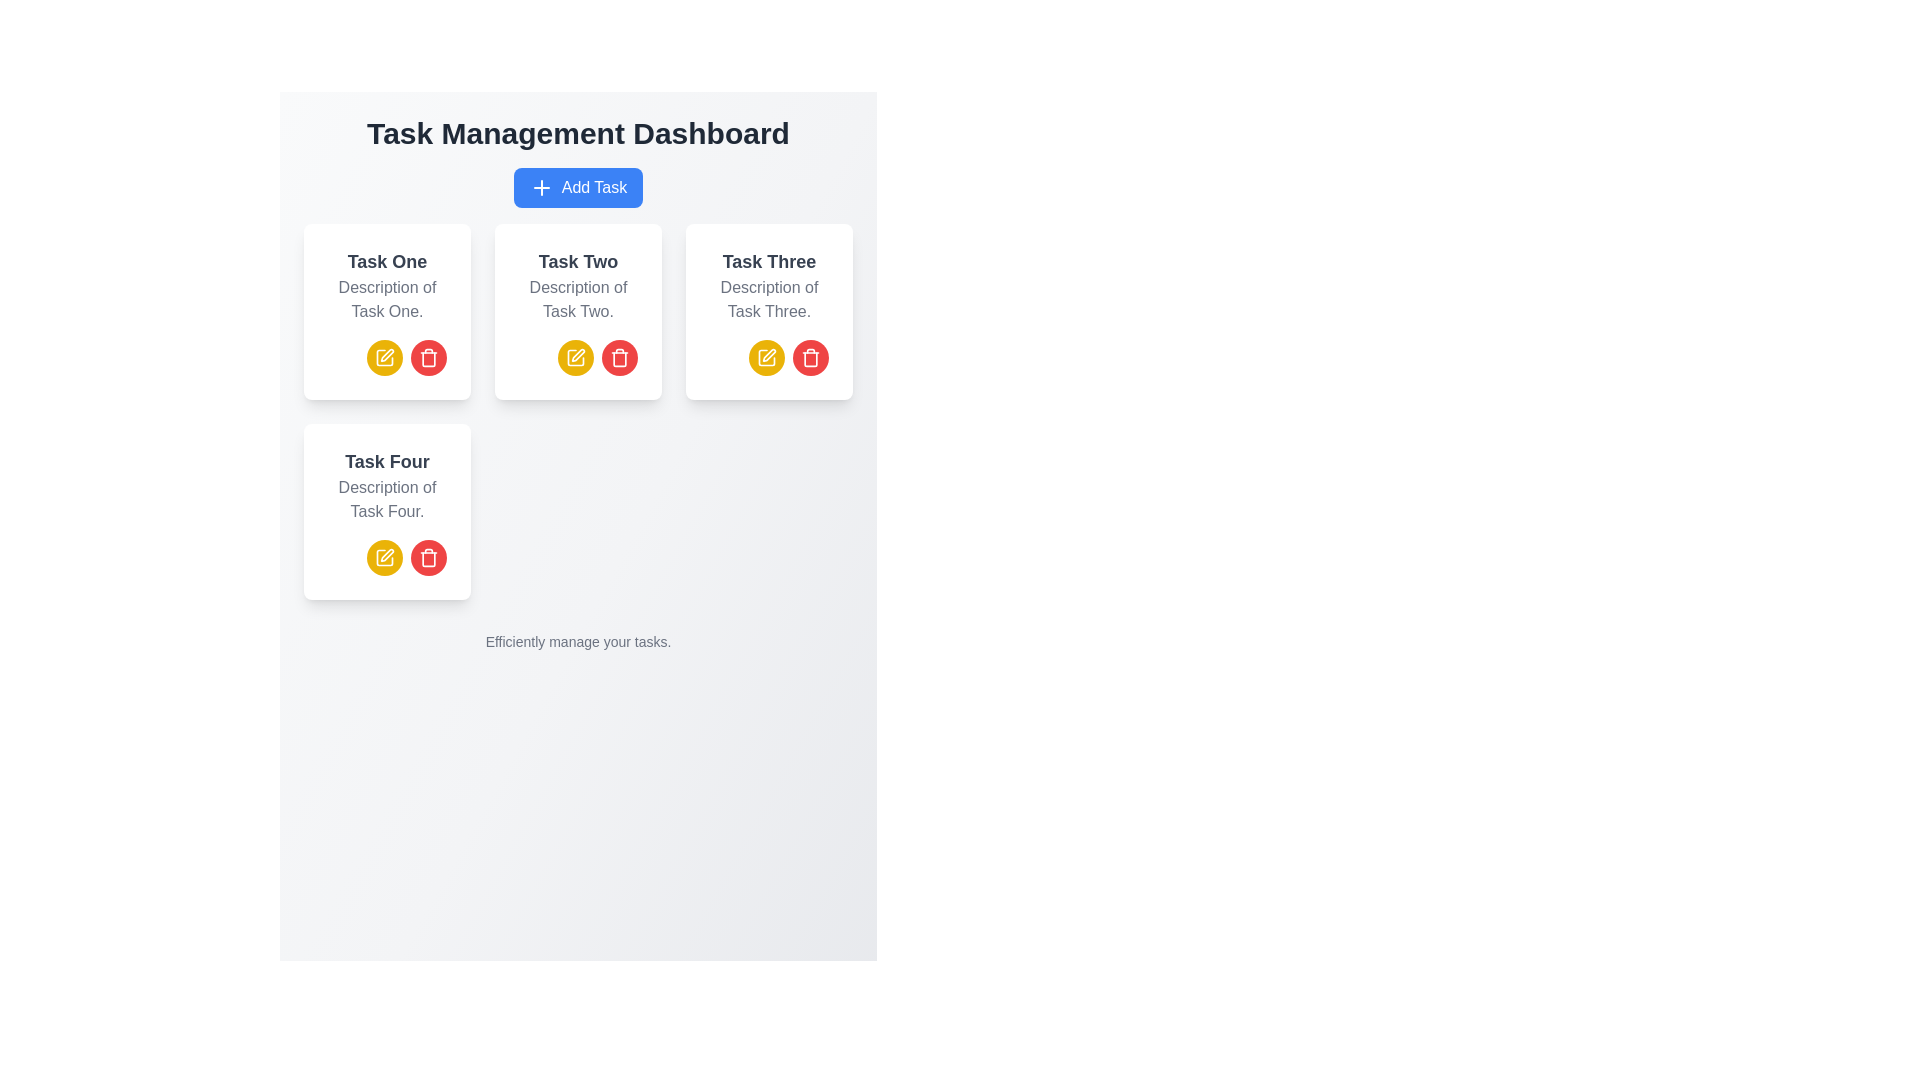 Image resolution: width=1920 pixels, height=1080 pixels. Describe the element at coordinates (577, 134) in the screenshot. I see `the title text element that indicates the interface's purpose for task management, located above the 'Add Task' button and the task cards` at that location.